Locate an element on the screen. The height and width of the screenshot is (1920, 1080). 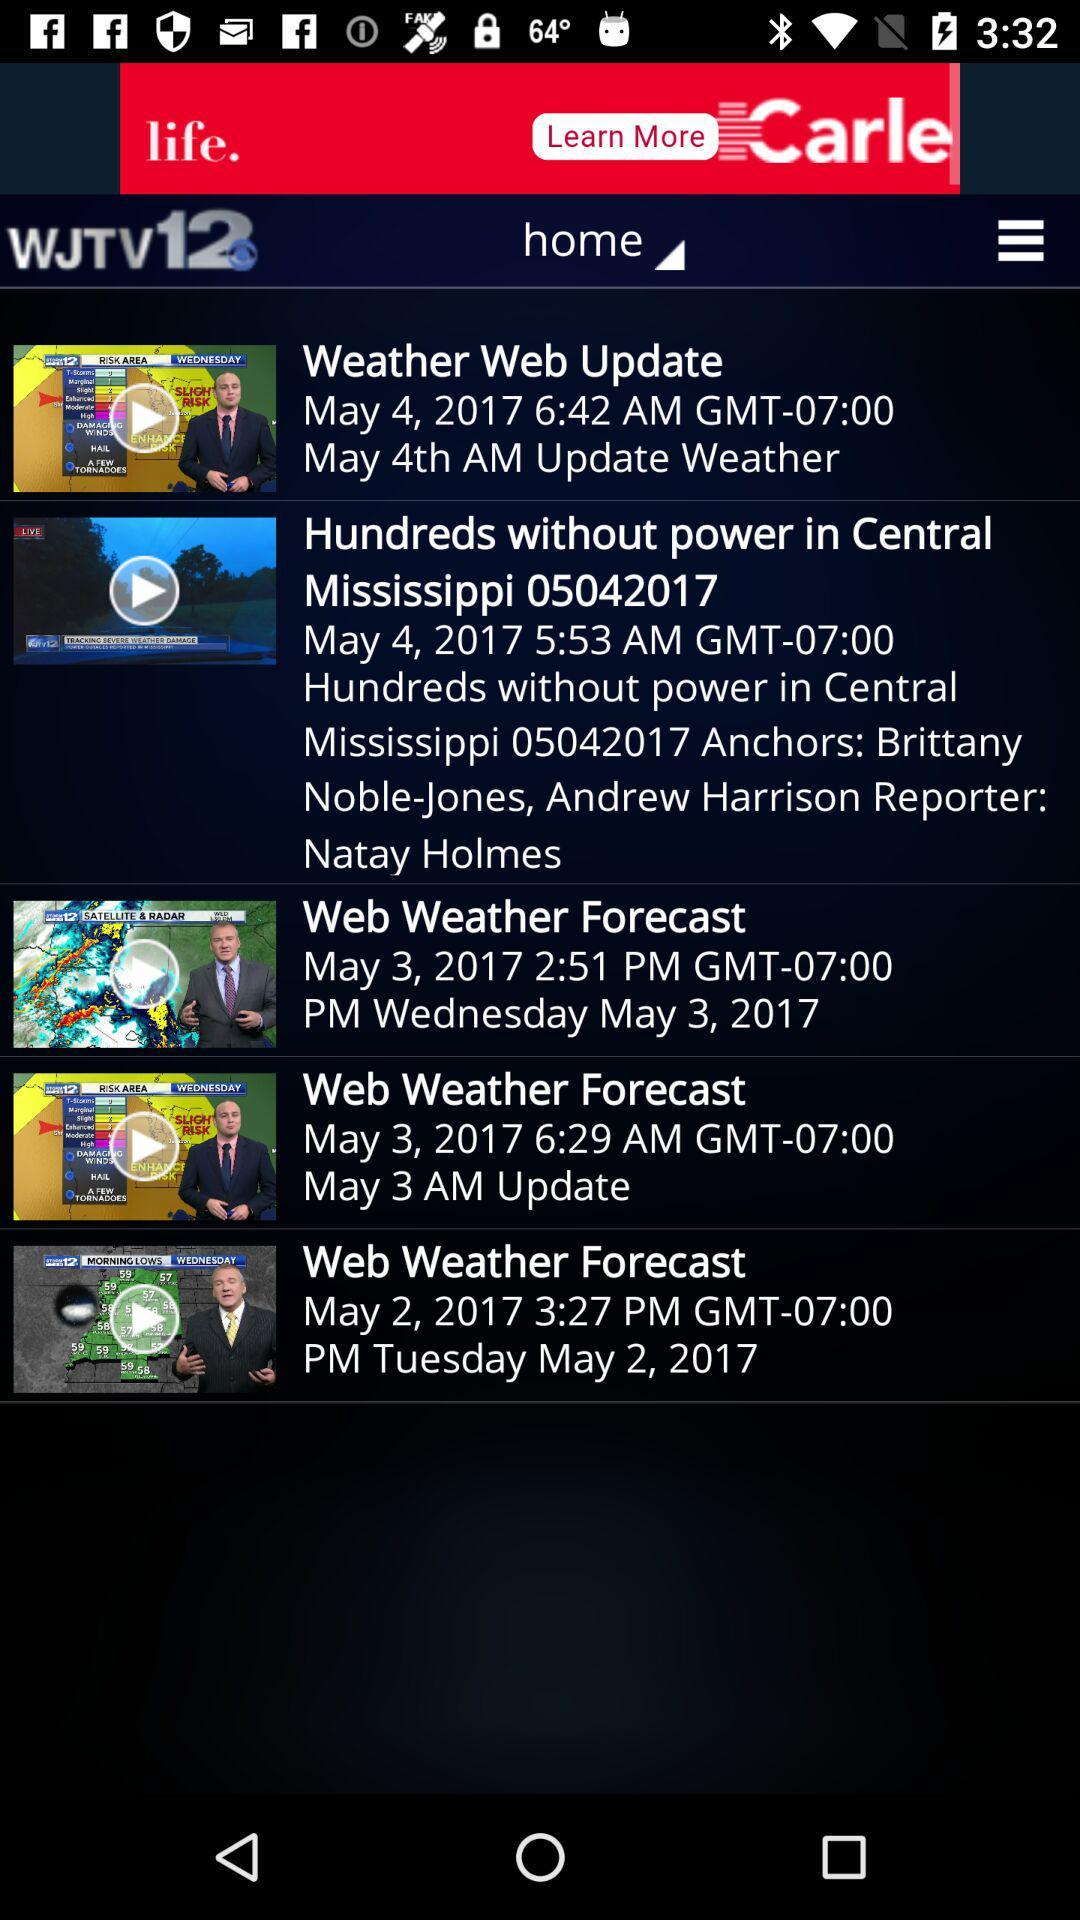
the home icon is located at coordinates (616, 240).